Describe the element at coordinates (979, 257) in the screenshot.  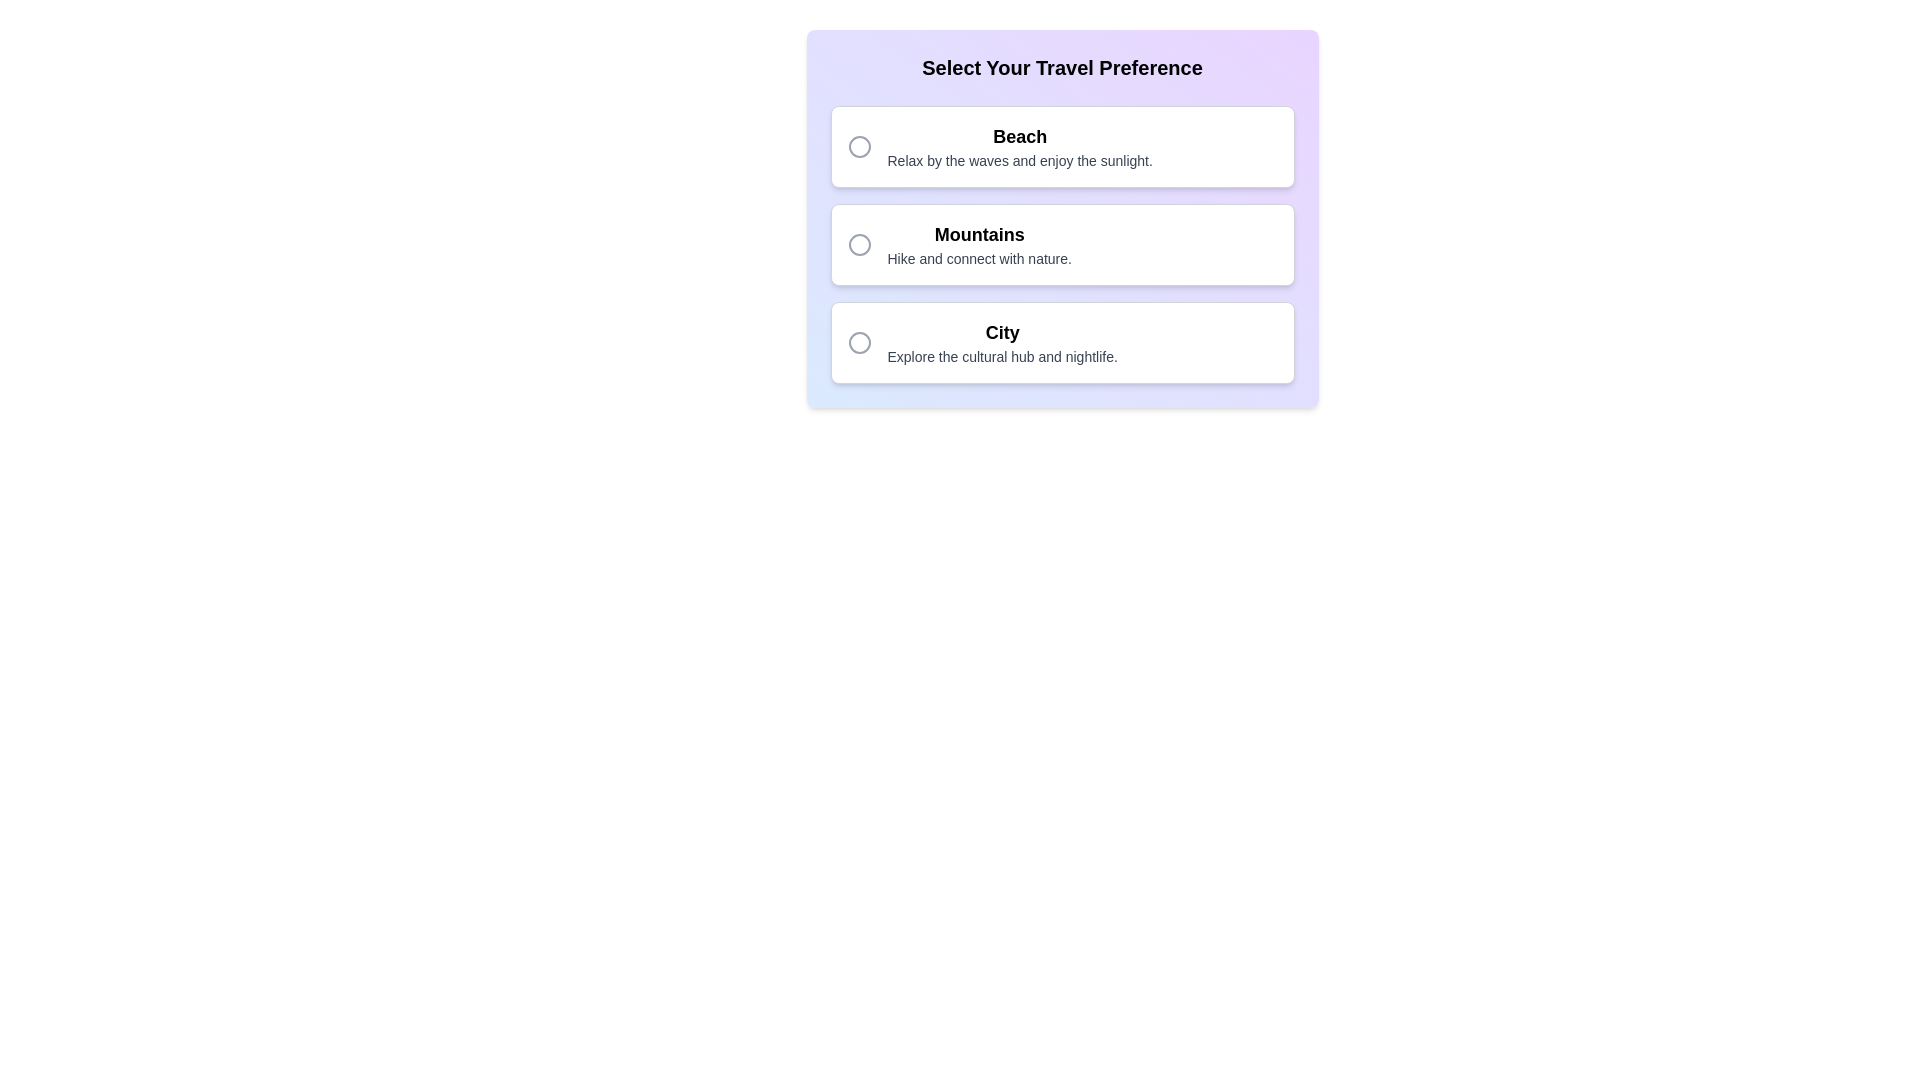
I see `the descriptive text label that provides additional information about the 'Mountains' travel preference, which is positioned immediately below the bold 'Mountains' title` at that location.